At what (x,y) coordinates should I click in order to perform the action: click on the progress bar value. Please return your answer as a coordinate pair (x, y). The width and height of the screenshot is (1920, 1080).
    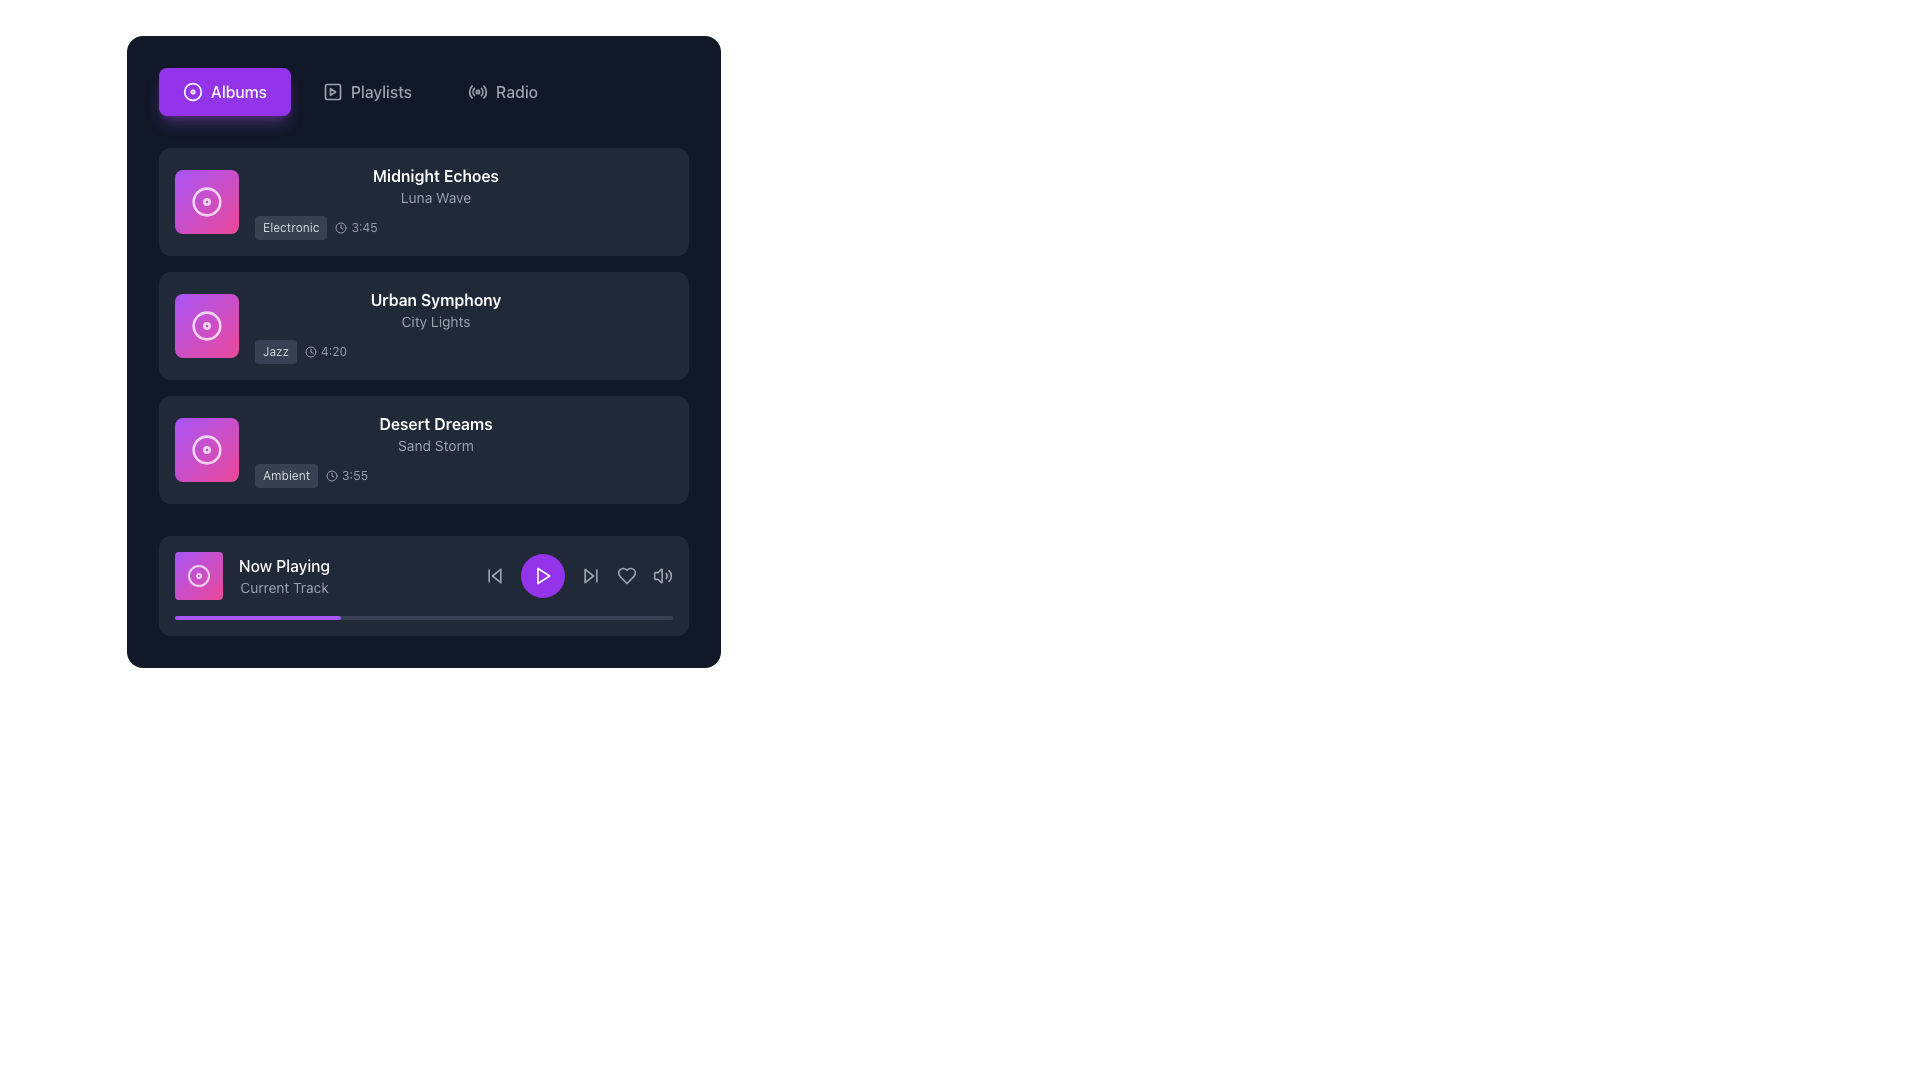
    Looking at the image, I should click on (298, 616).